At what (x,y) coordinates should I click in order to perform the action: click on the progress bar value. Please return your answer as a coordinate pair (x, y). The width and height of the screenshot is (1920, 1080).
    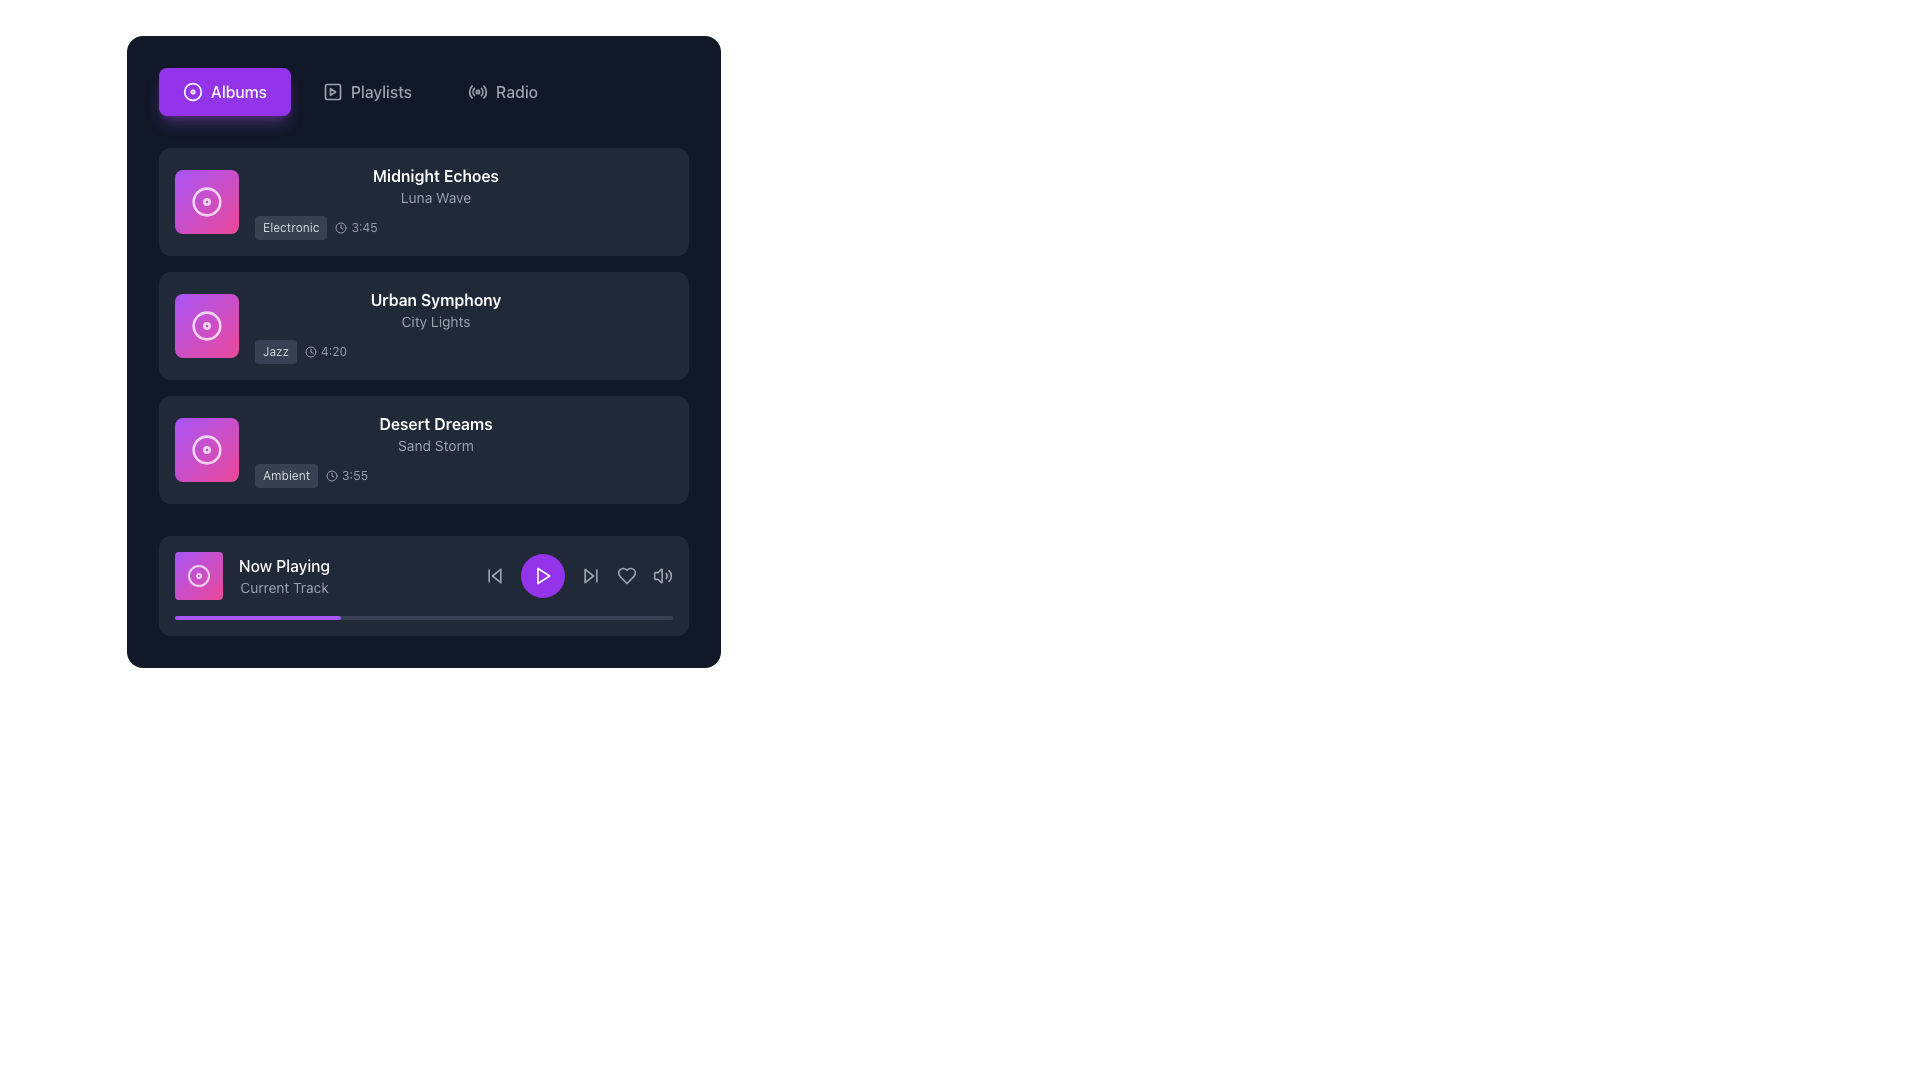
    Looking at the image, I should click on (298, 616).